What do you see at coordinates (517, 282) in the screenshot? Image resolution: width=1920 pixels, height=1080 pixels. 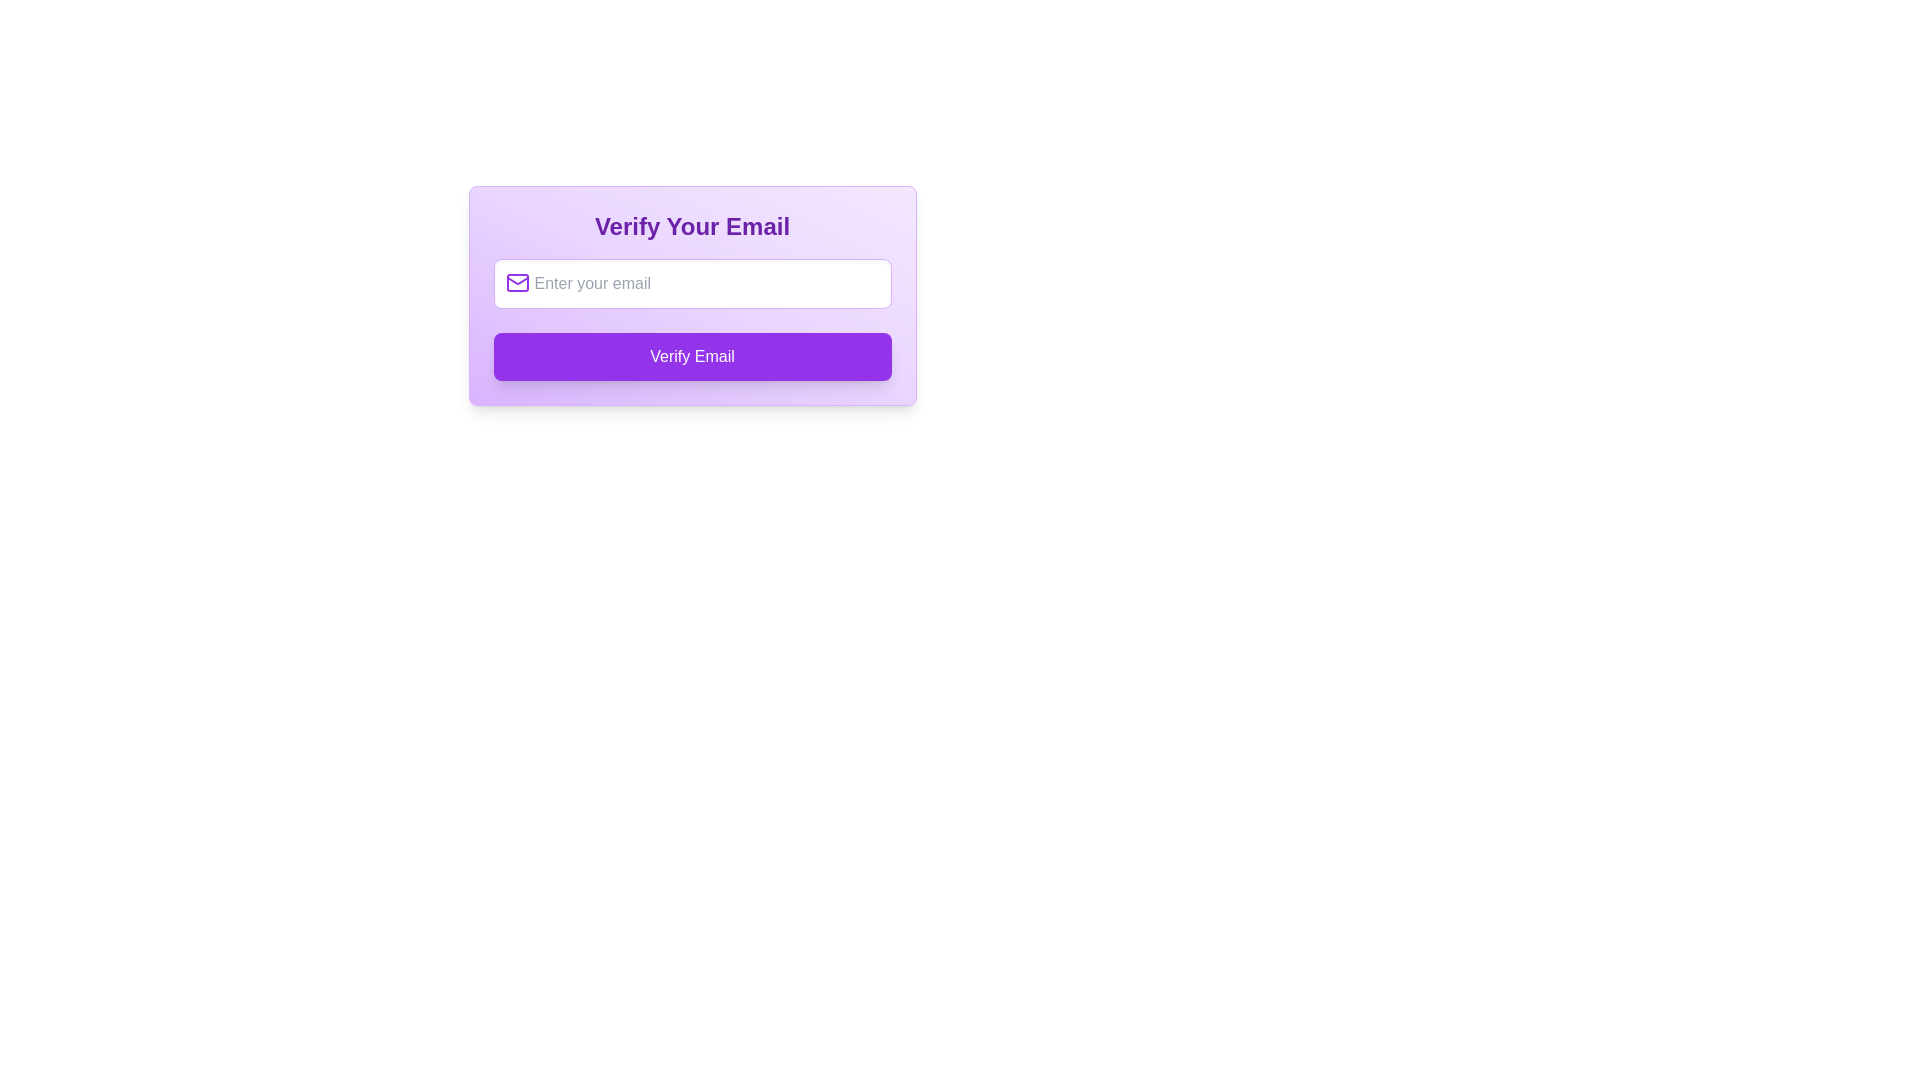 I see `the rectangular part of the email icon with a purple outline that is located to the left of the 'Enter your email' text input field in the 'Verify Your Email' interface` at bounding box center [517, 282].